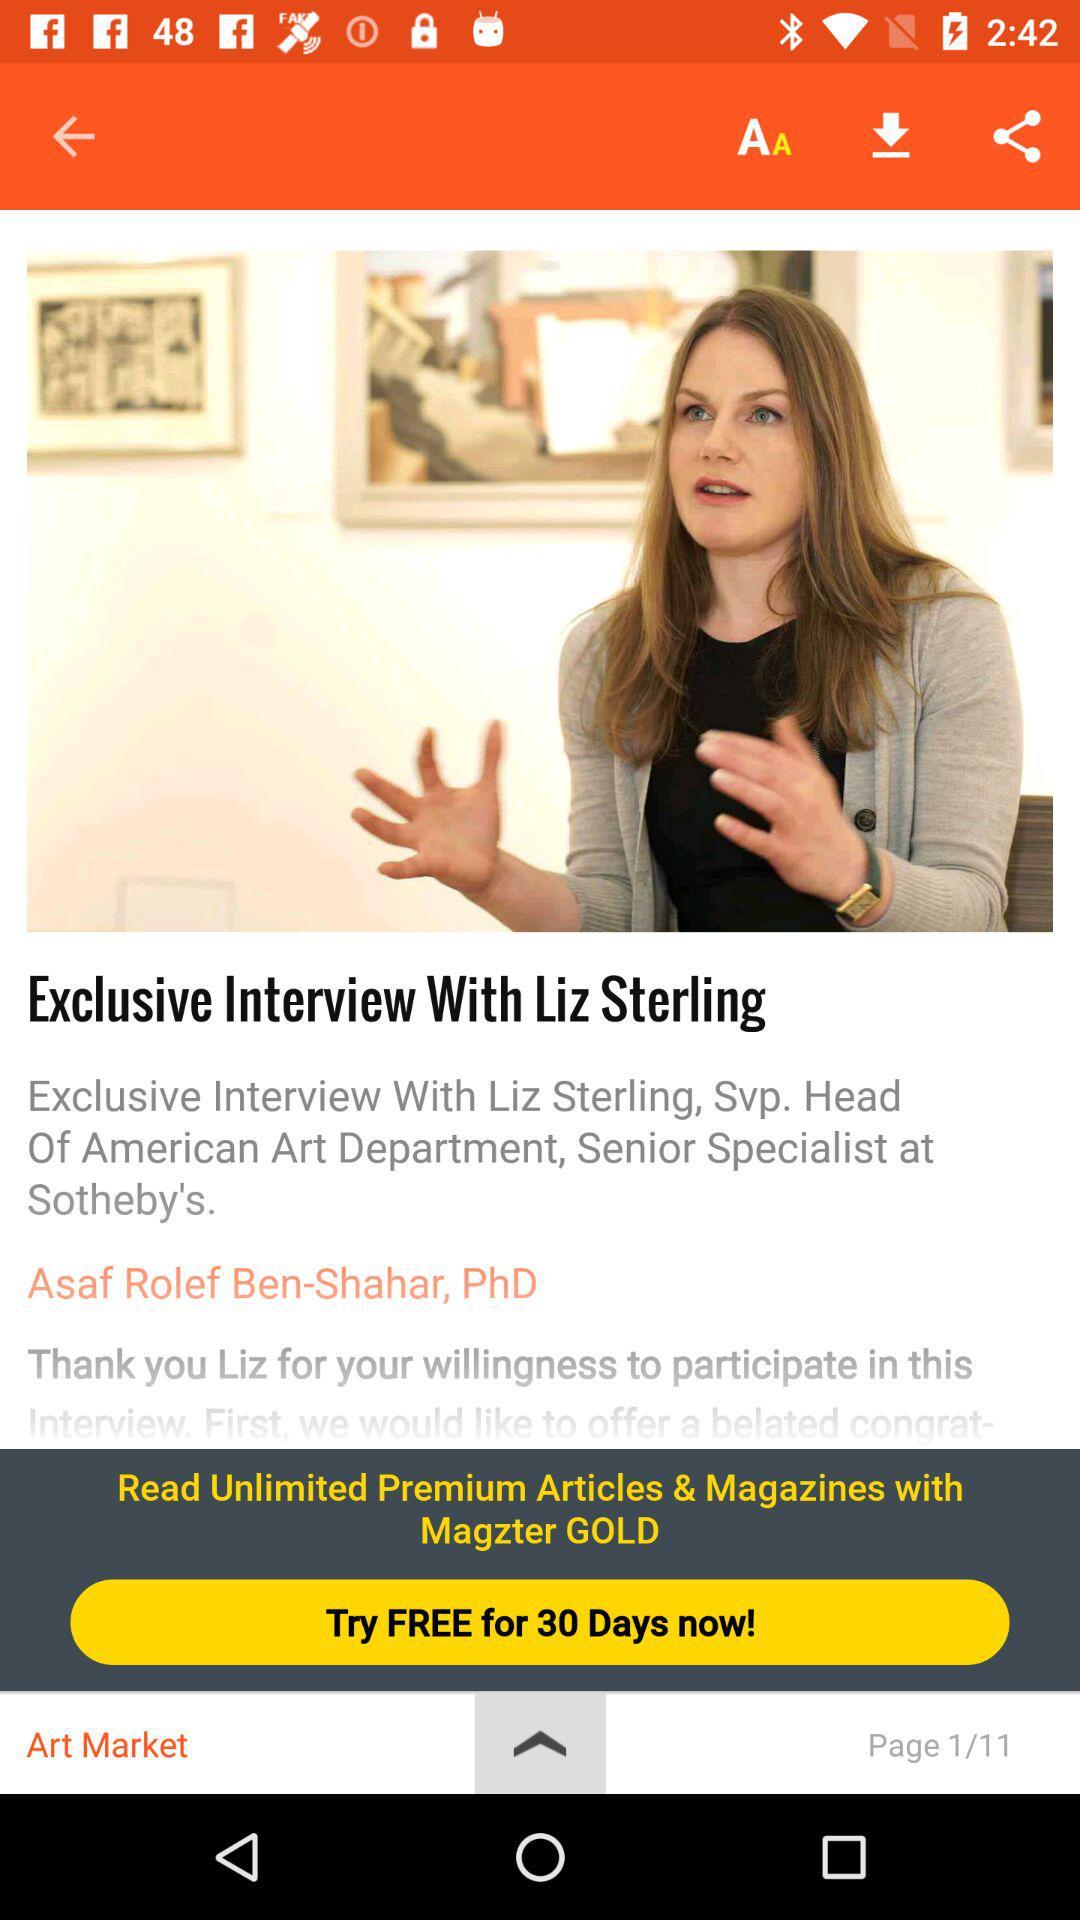 The image size is (1080, 1920). I want to click on item below read unlimited premium item, so click(540, 1622).